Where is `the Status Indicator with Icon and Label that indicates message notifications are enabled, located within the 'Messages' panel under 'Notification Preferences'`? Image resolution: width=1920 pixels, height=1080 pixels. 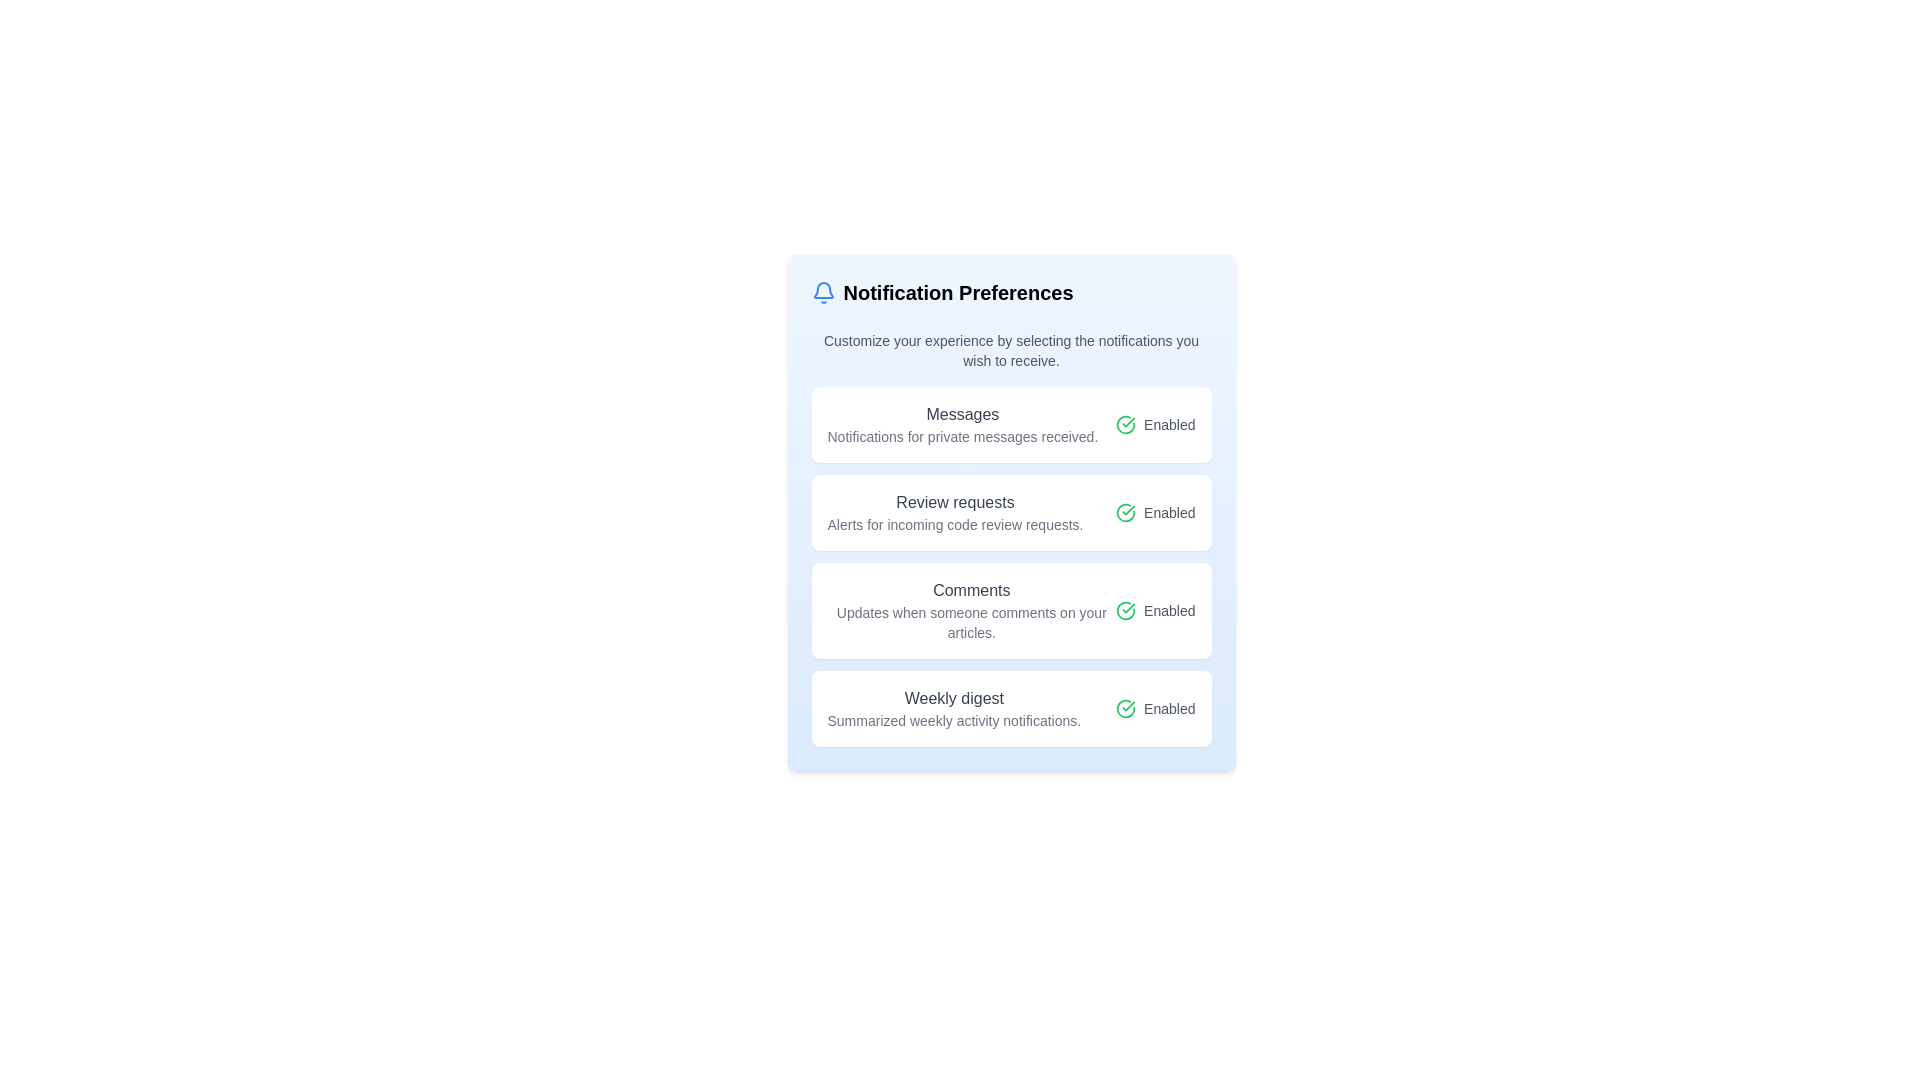
the Status Indicator with Icon and Label that indicates message notifications are enabled, located within the 'Messages' panel under 'Notification Preferences' is located at coordinates (1155, 423).